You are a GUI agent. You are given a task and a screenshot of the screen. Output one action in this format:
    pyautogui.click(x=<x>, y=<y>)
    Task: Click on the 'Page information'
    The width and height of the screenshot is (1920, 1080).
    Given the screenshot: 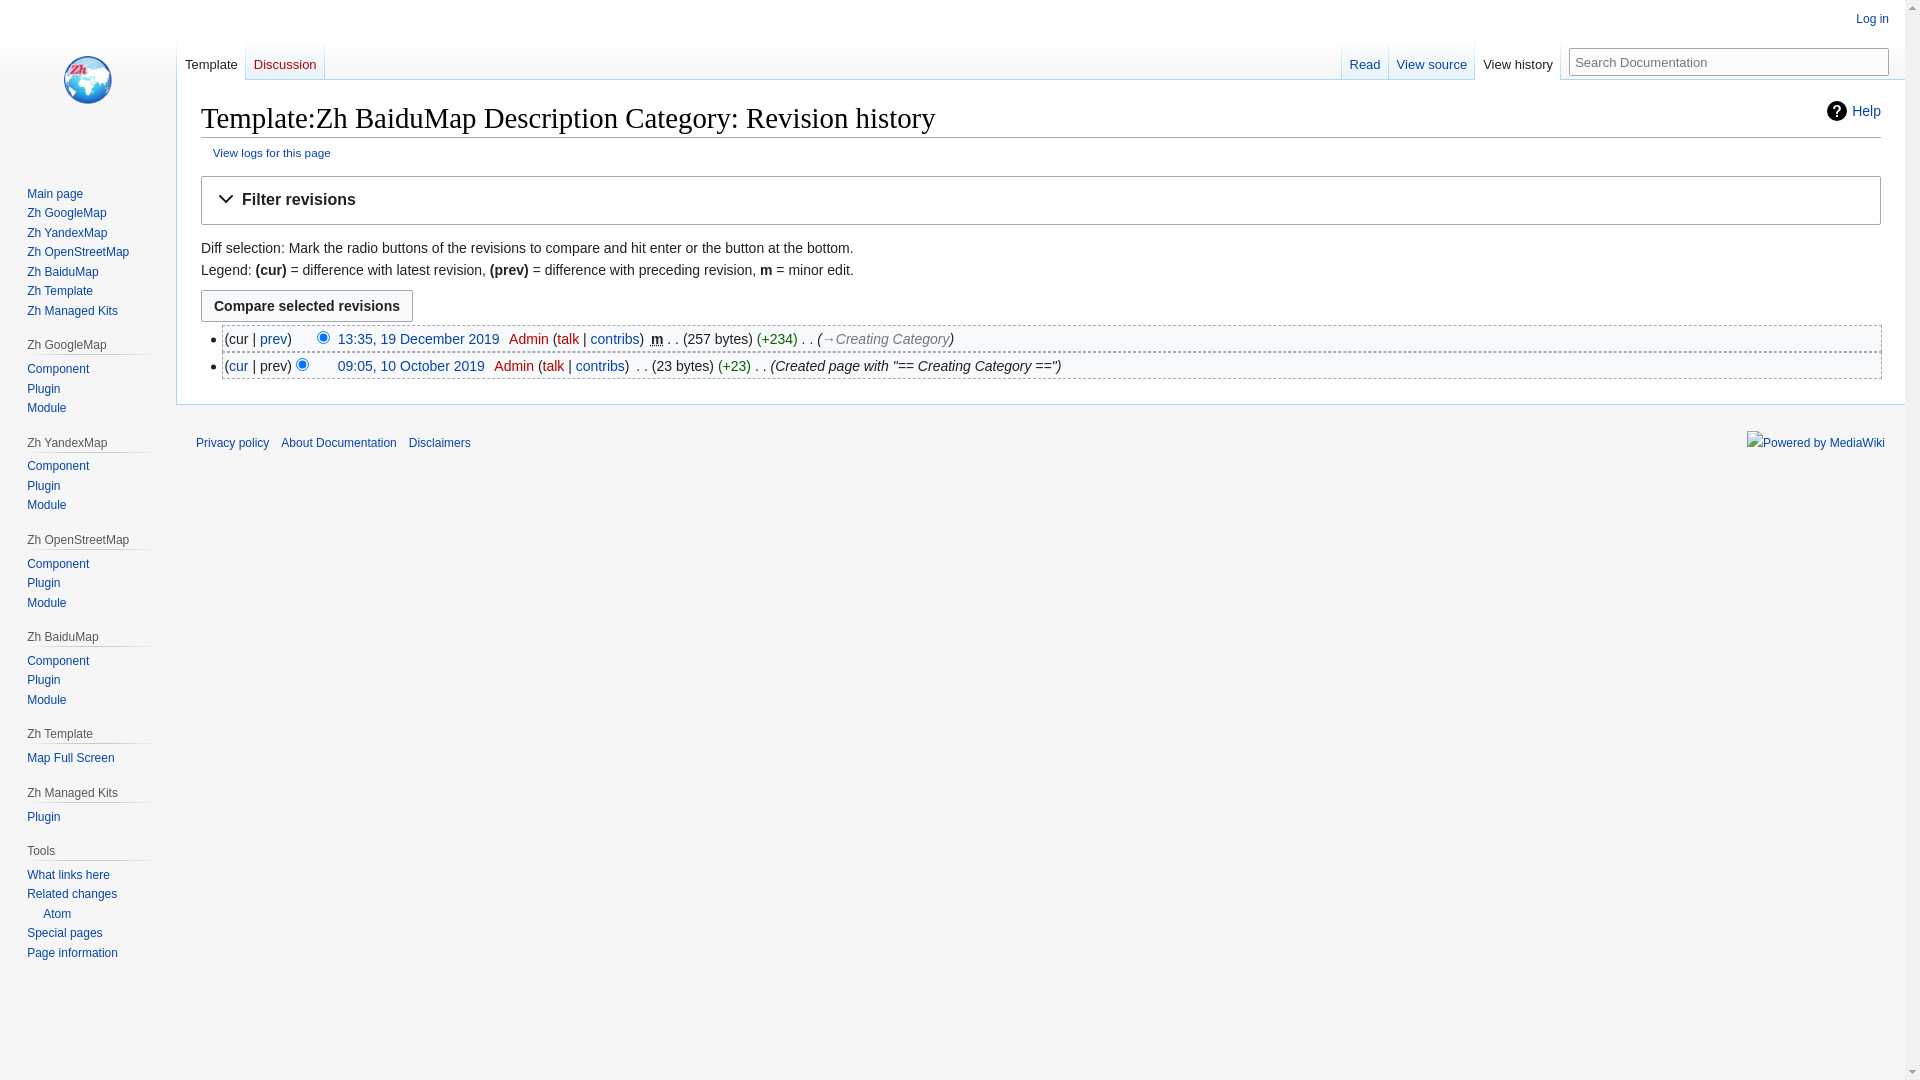 What is the action you would take?
    pyautogui.click(x=27, y=951)
    